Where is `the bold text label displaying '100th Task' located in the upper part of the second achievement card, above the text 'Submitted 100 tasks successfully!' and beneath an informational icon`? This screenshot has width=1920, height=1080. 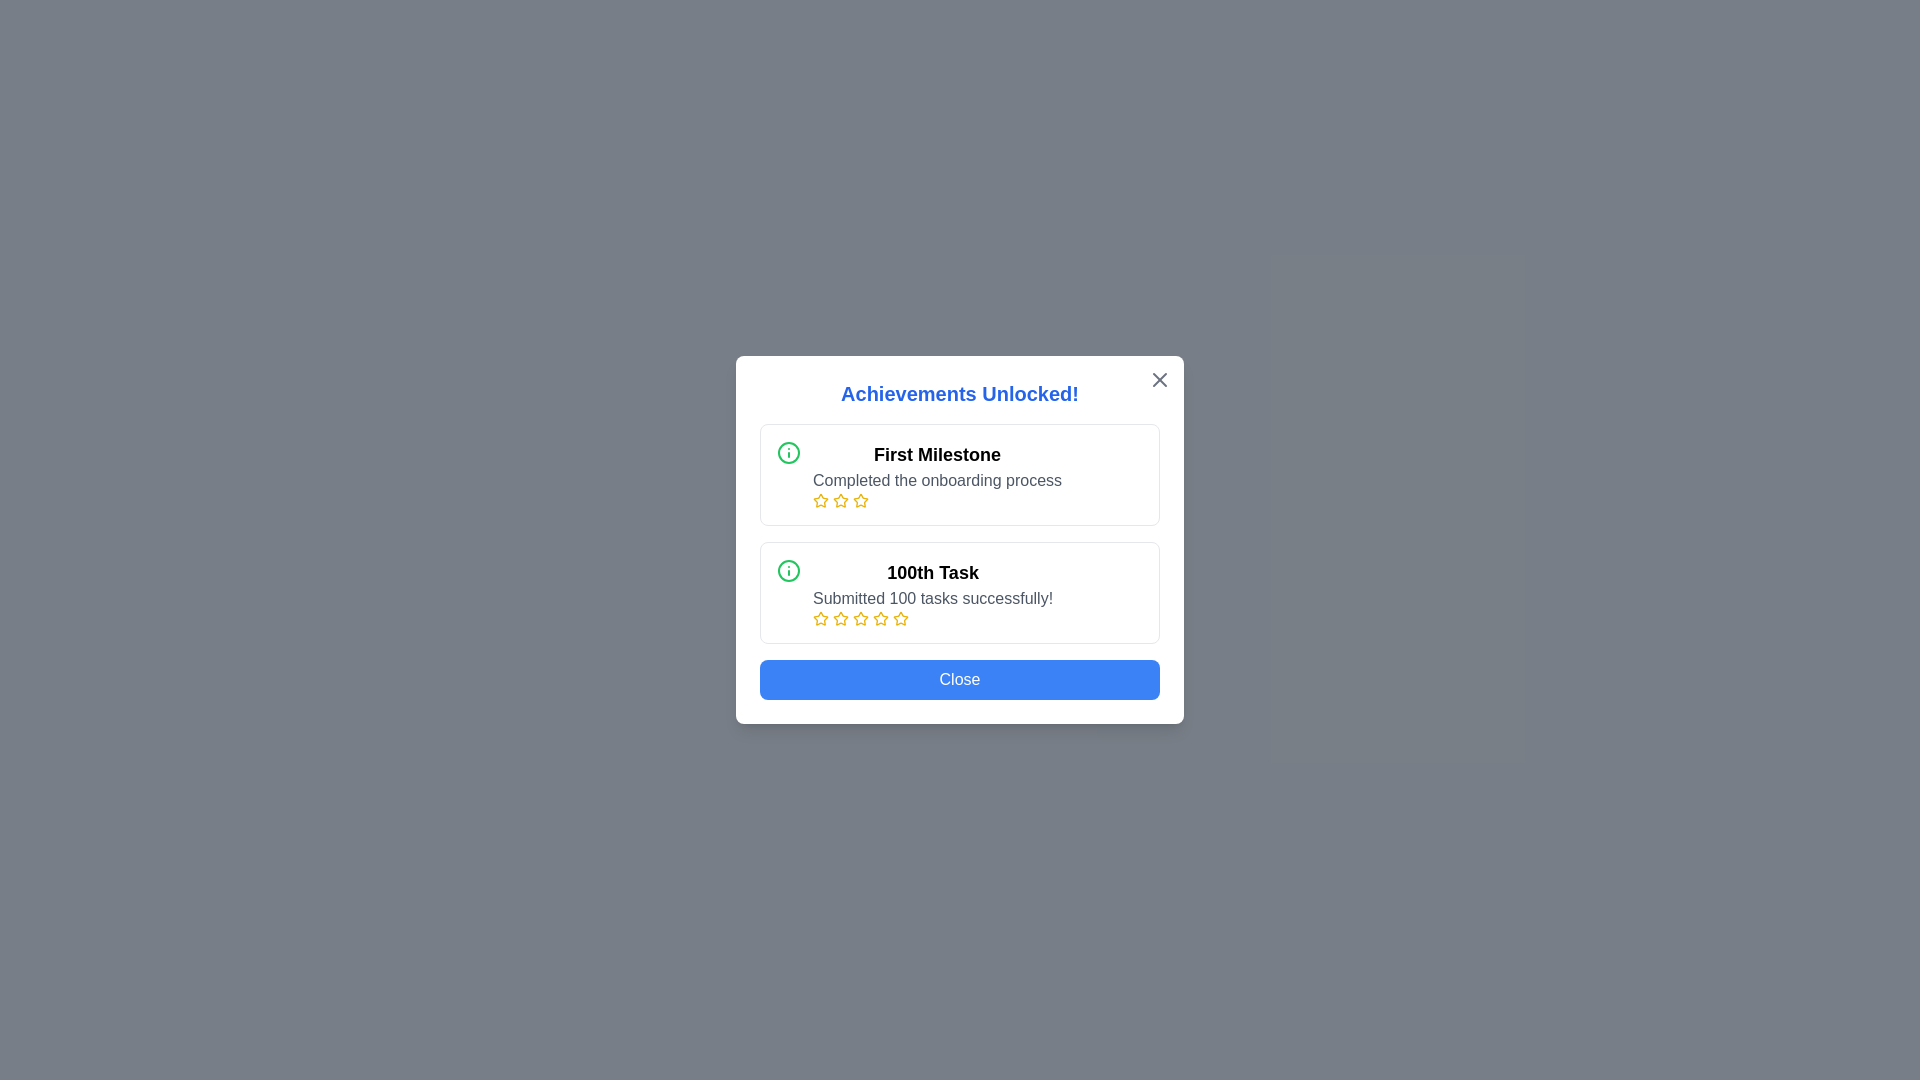 the bold text label displaying '100th Task' located in the upper part of the second achievement card, above the text 'Submitted 100 tasks successfully!' and beneath an informational icon is located at coordinates (932, 573).